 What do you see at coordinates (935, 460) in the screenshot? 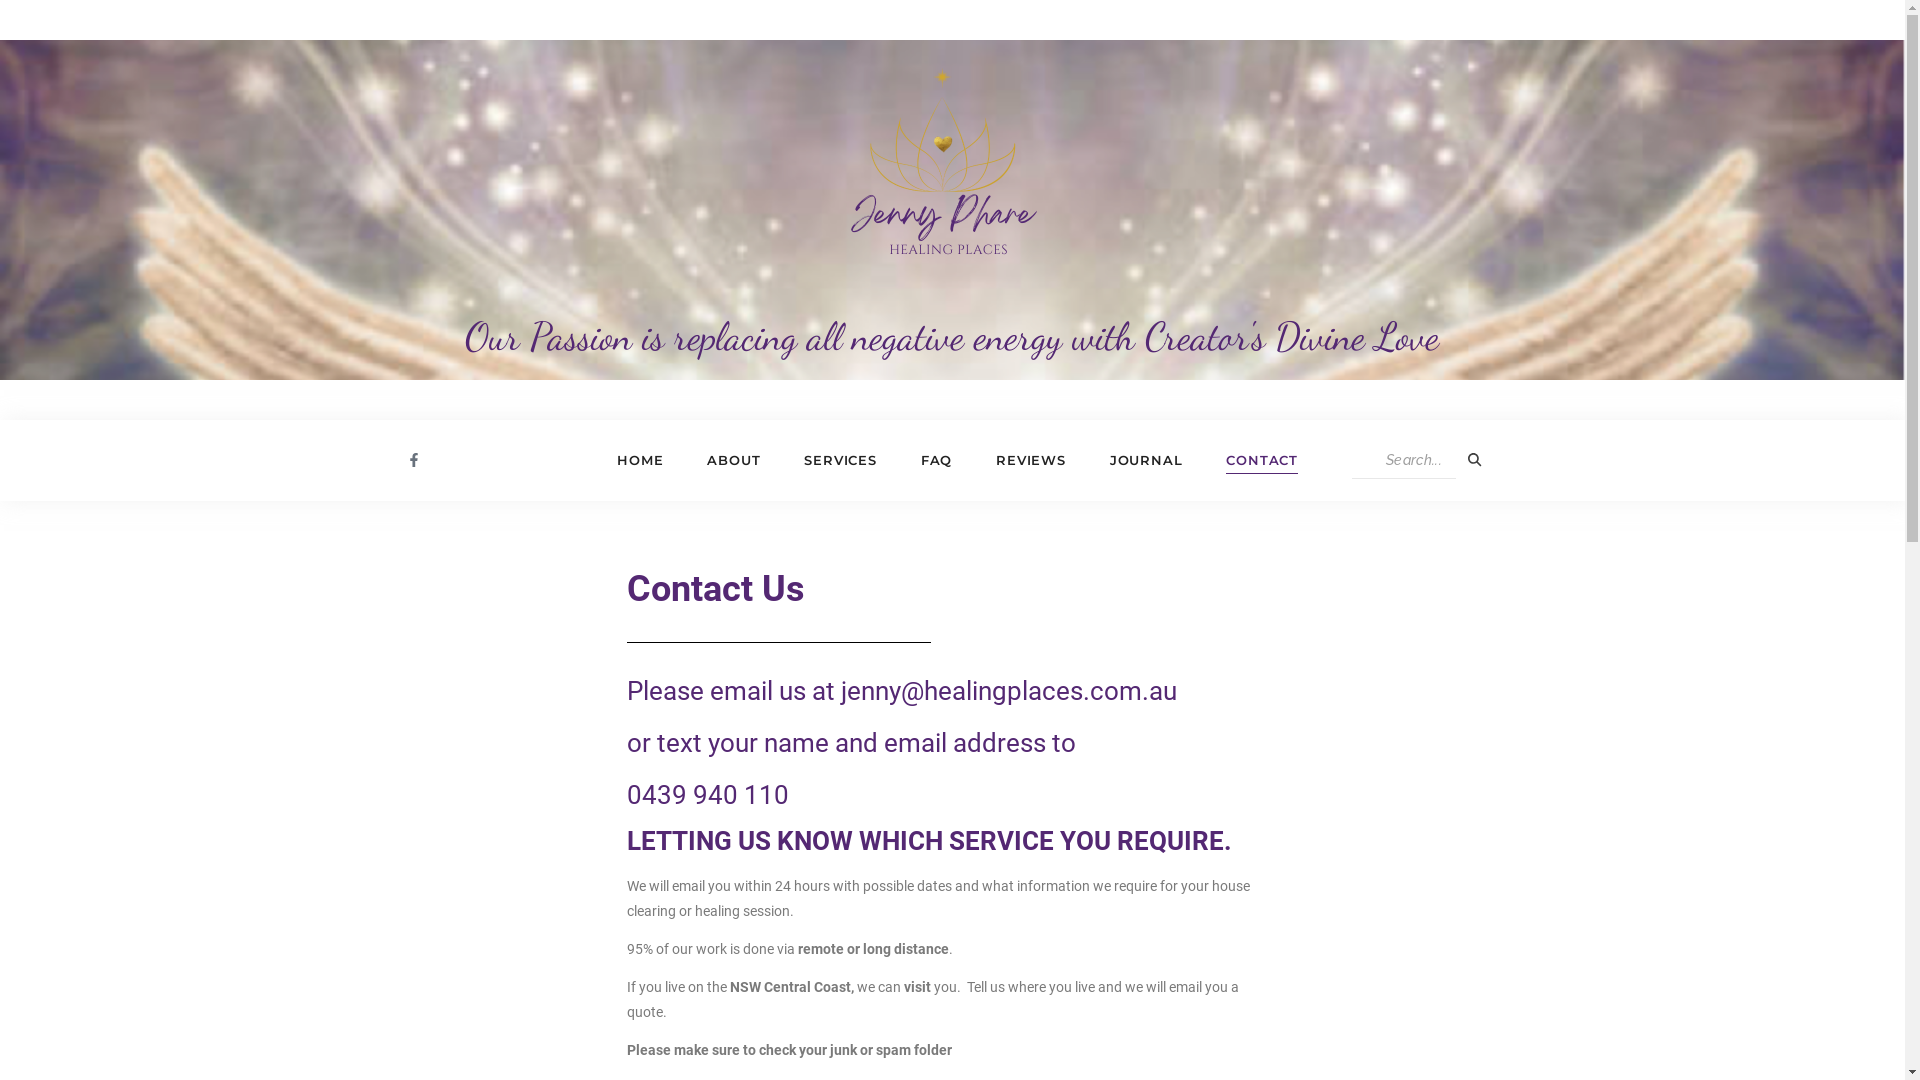
I see `'FAQ'` at bounding box center [935, 460].